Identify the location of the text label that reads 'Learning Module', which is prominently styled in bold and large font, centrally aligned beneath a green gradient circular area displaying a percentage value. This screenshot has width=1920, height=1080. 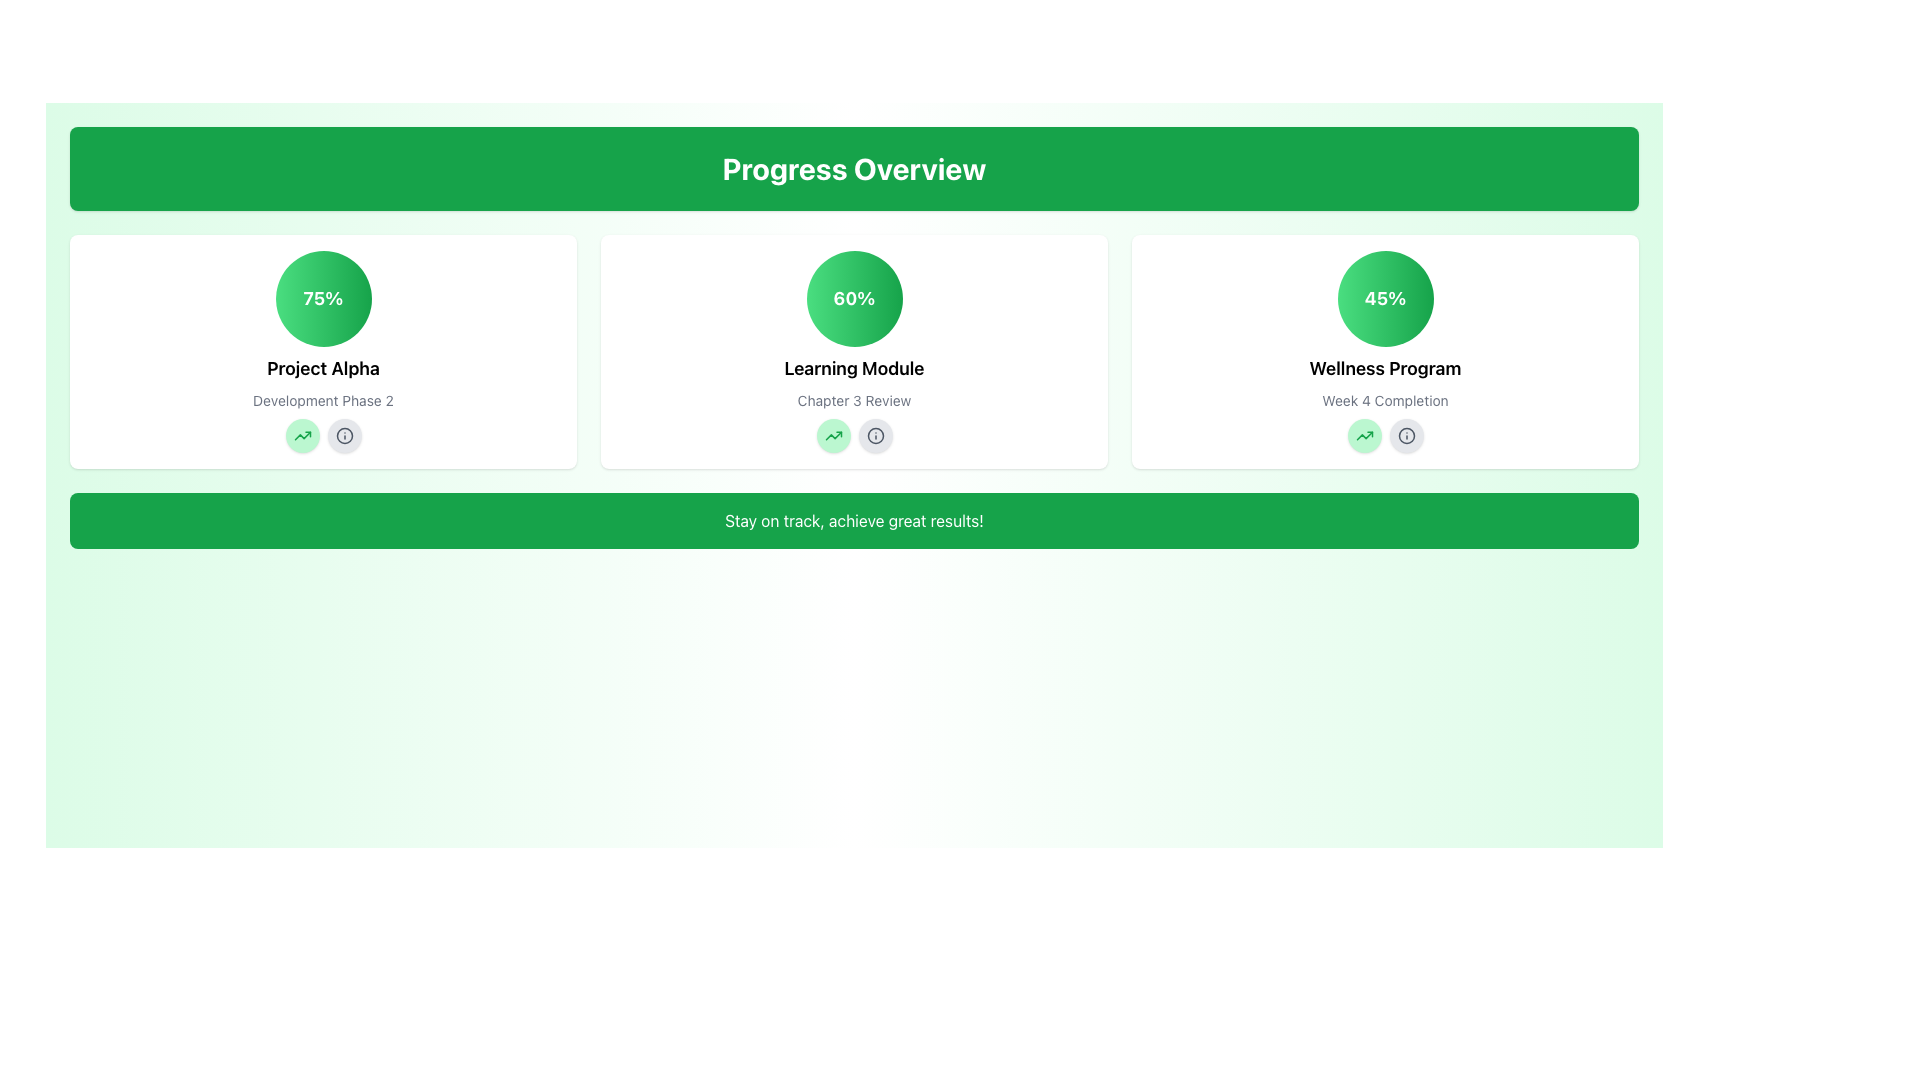
(854, 369).